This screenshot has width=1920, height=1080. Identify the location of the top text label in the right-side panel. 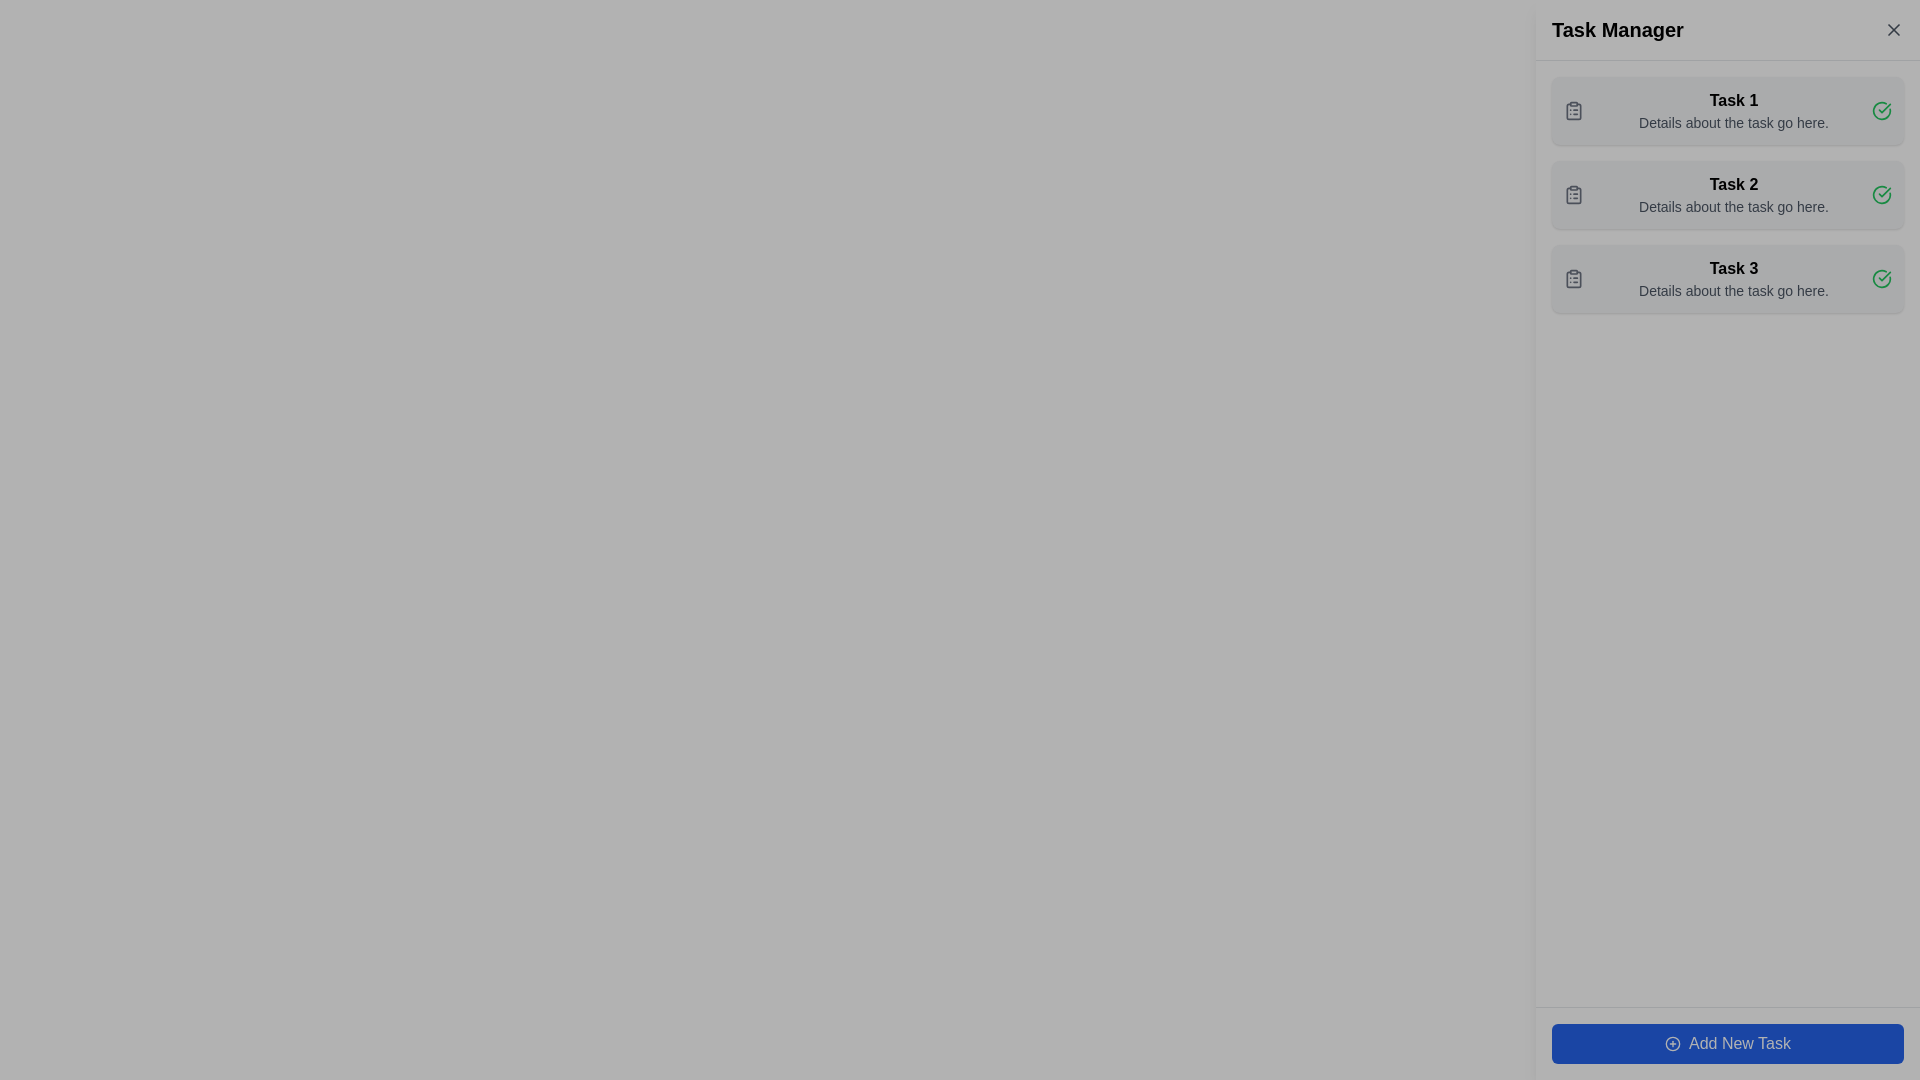
(1732, 100).